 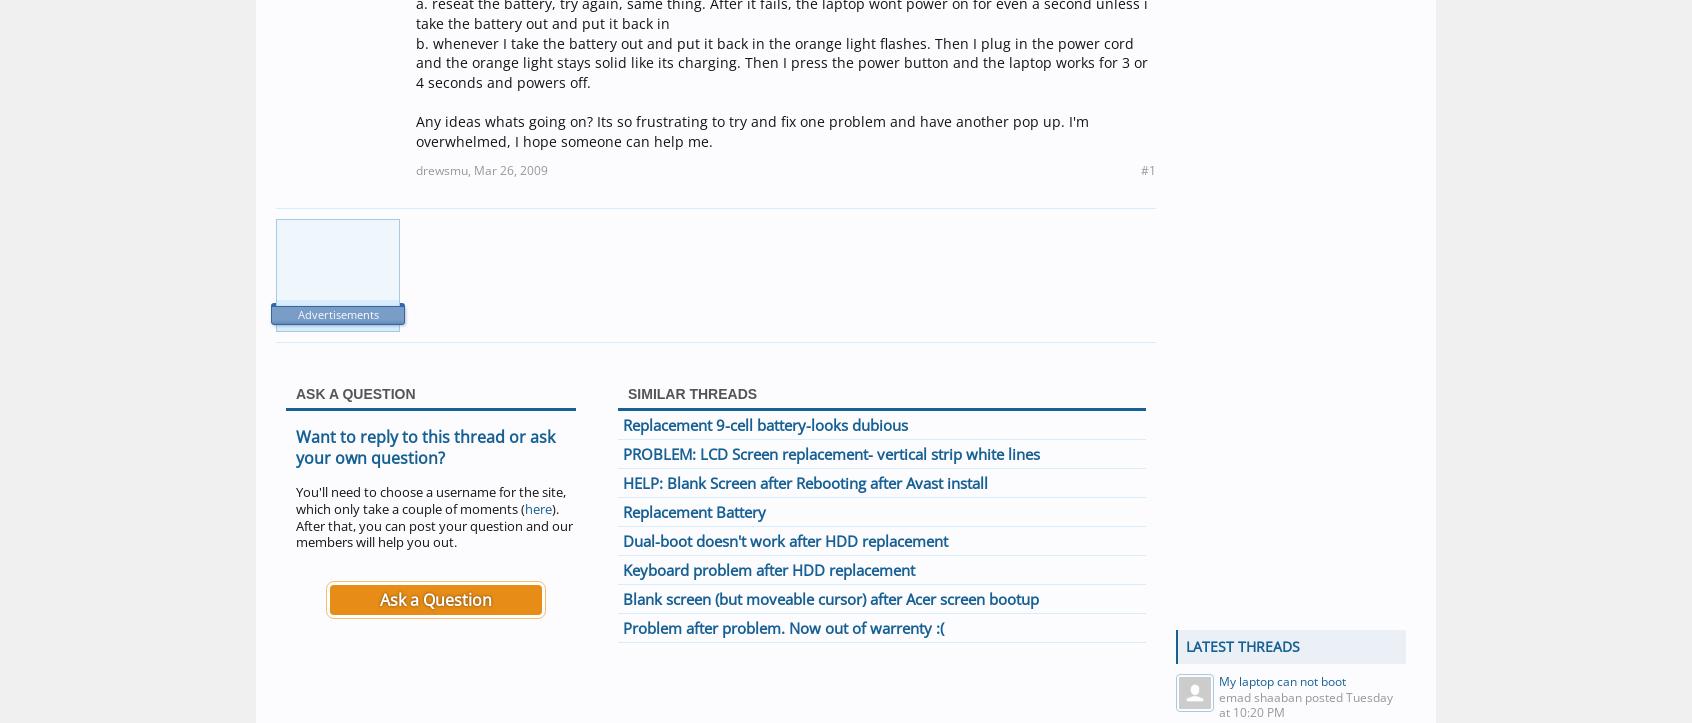 I want to click on 'Similar Threads', so click(x=692, y=392).